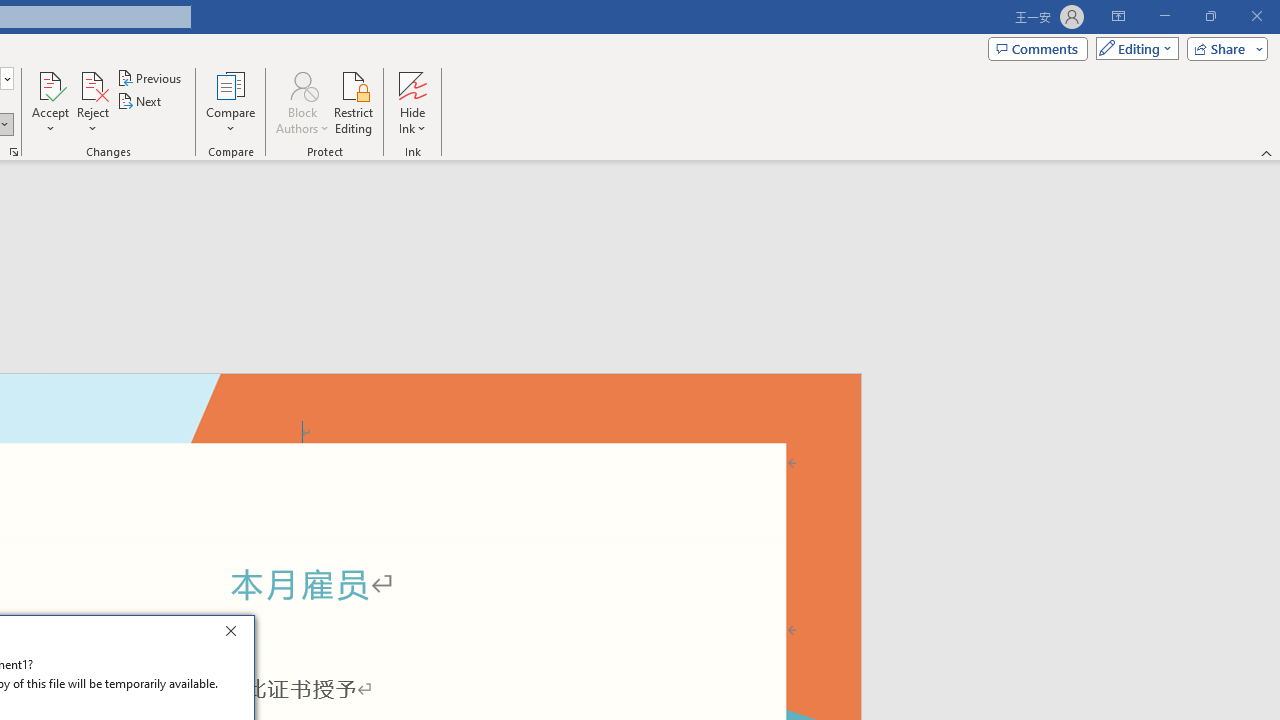 Image resolution: width=1280 pixels, height=720 pixels. What do you see at coordinates (1222, 47) in the screenshot?
I see `'Share'` at bounding box center [1222, 47].